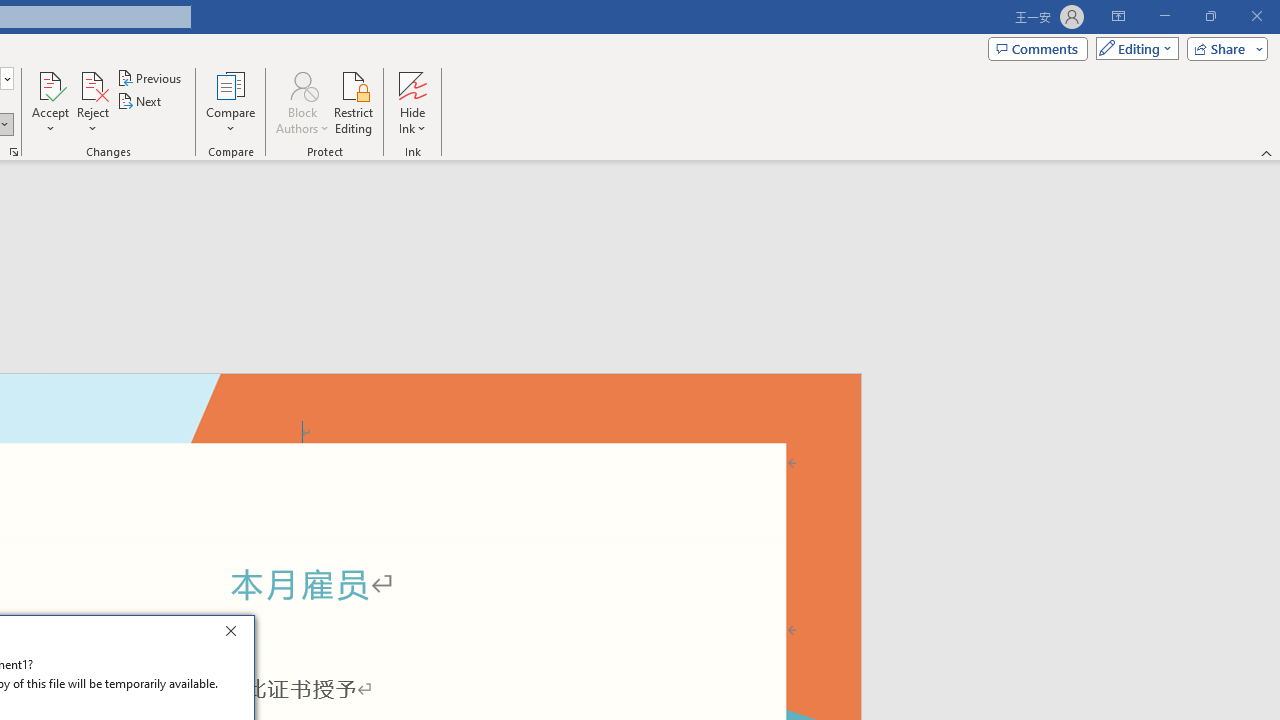 Image resolution: width=1280 pixels, height=720 pixels. What do you see at coordinates (1222, 47) in the screenshot?
I see `'Share'` at bounding box center [1222, 47].